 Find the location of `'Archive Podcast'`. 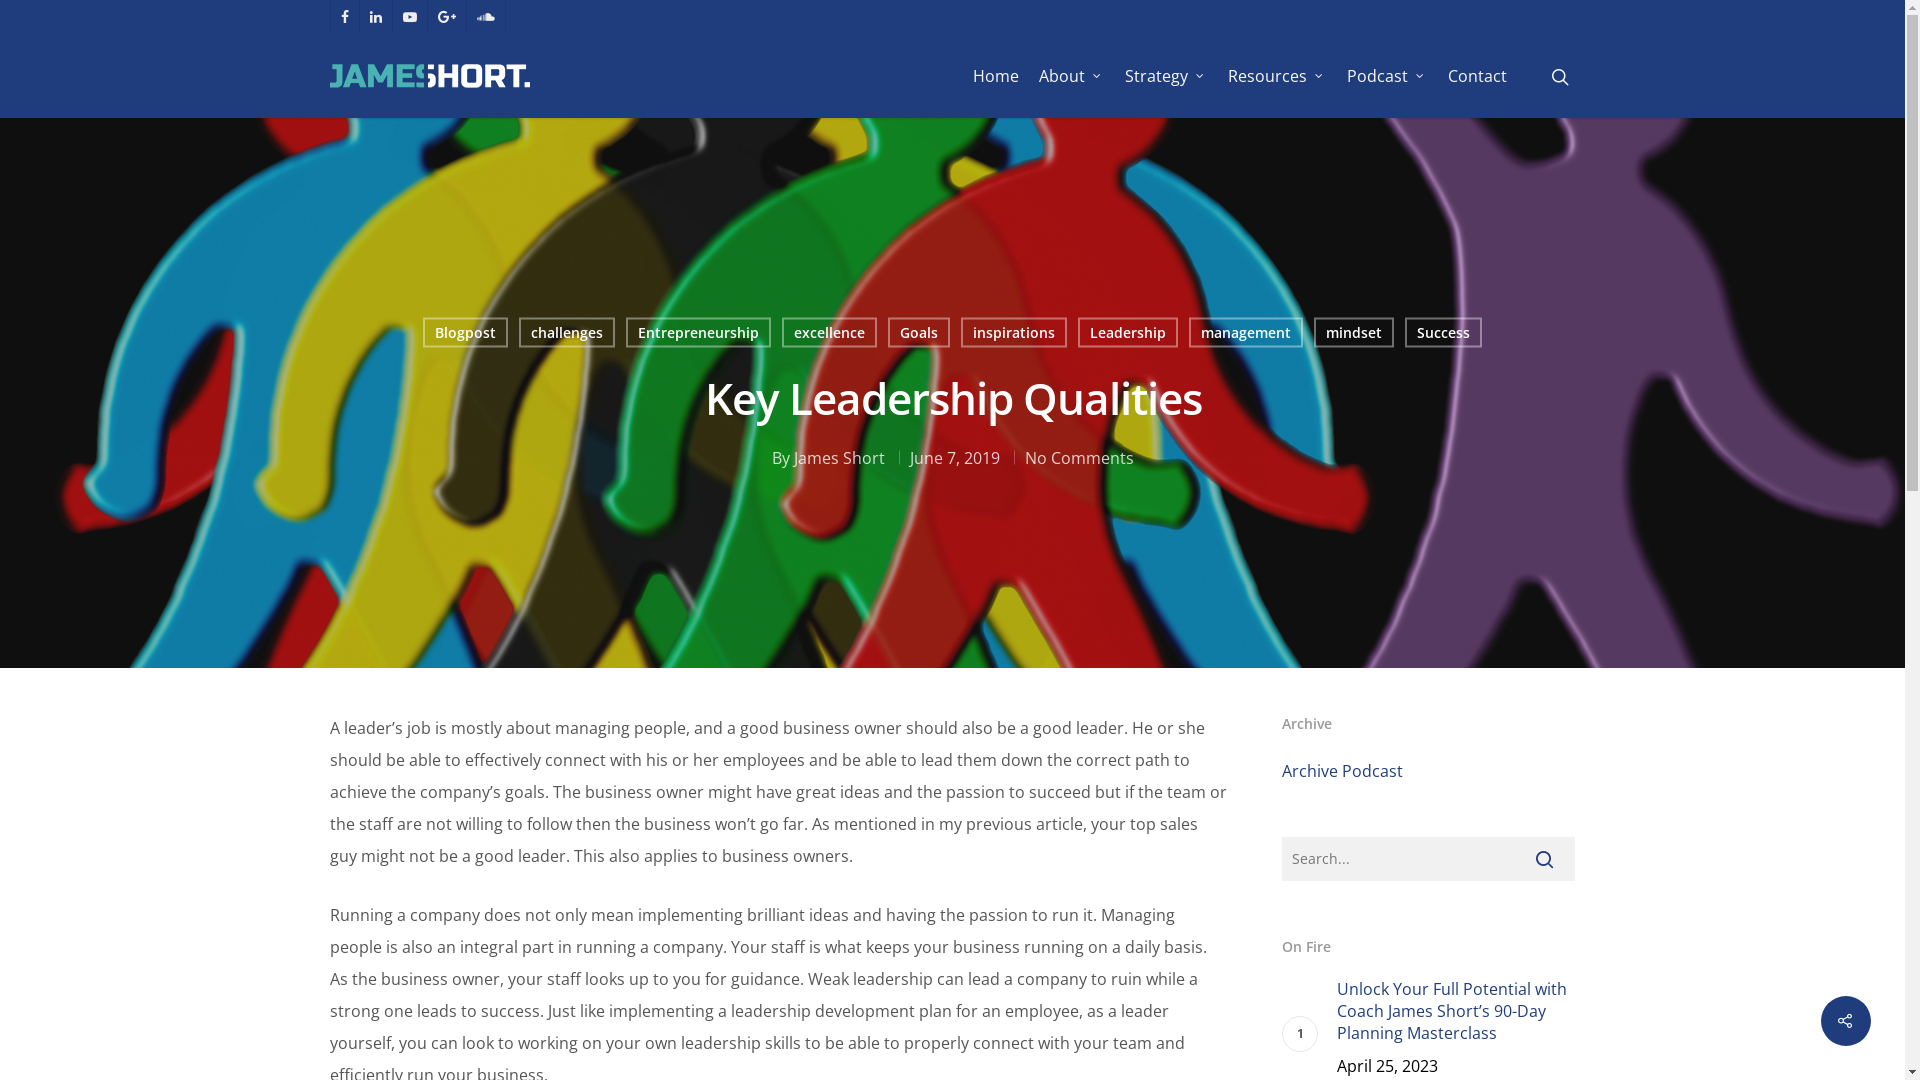

'Archive Podcast' is located at coordinates (1342, 770).